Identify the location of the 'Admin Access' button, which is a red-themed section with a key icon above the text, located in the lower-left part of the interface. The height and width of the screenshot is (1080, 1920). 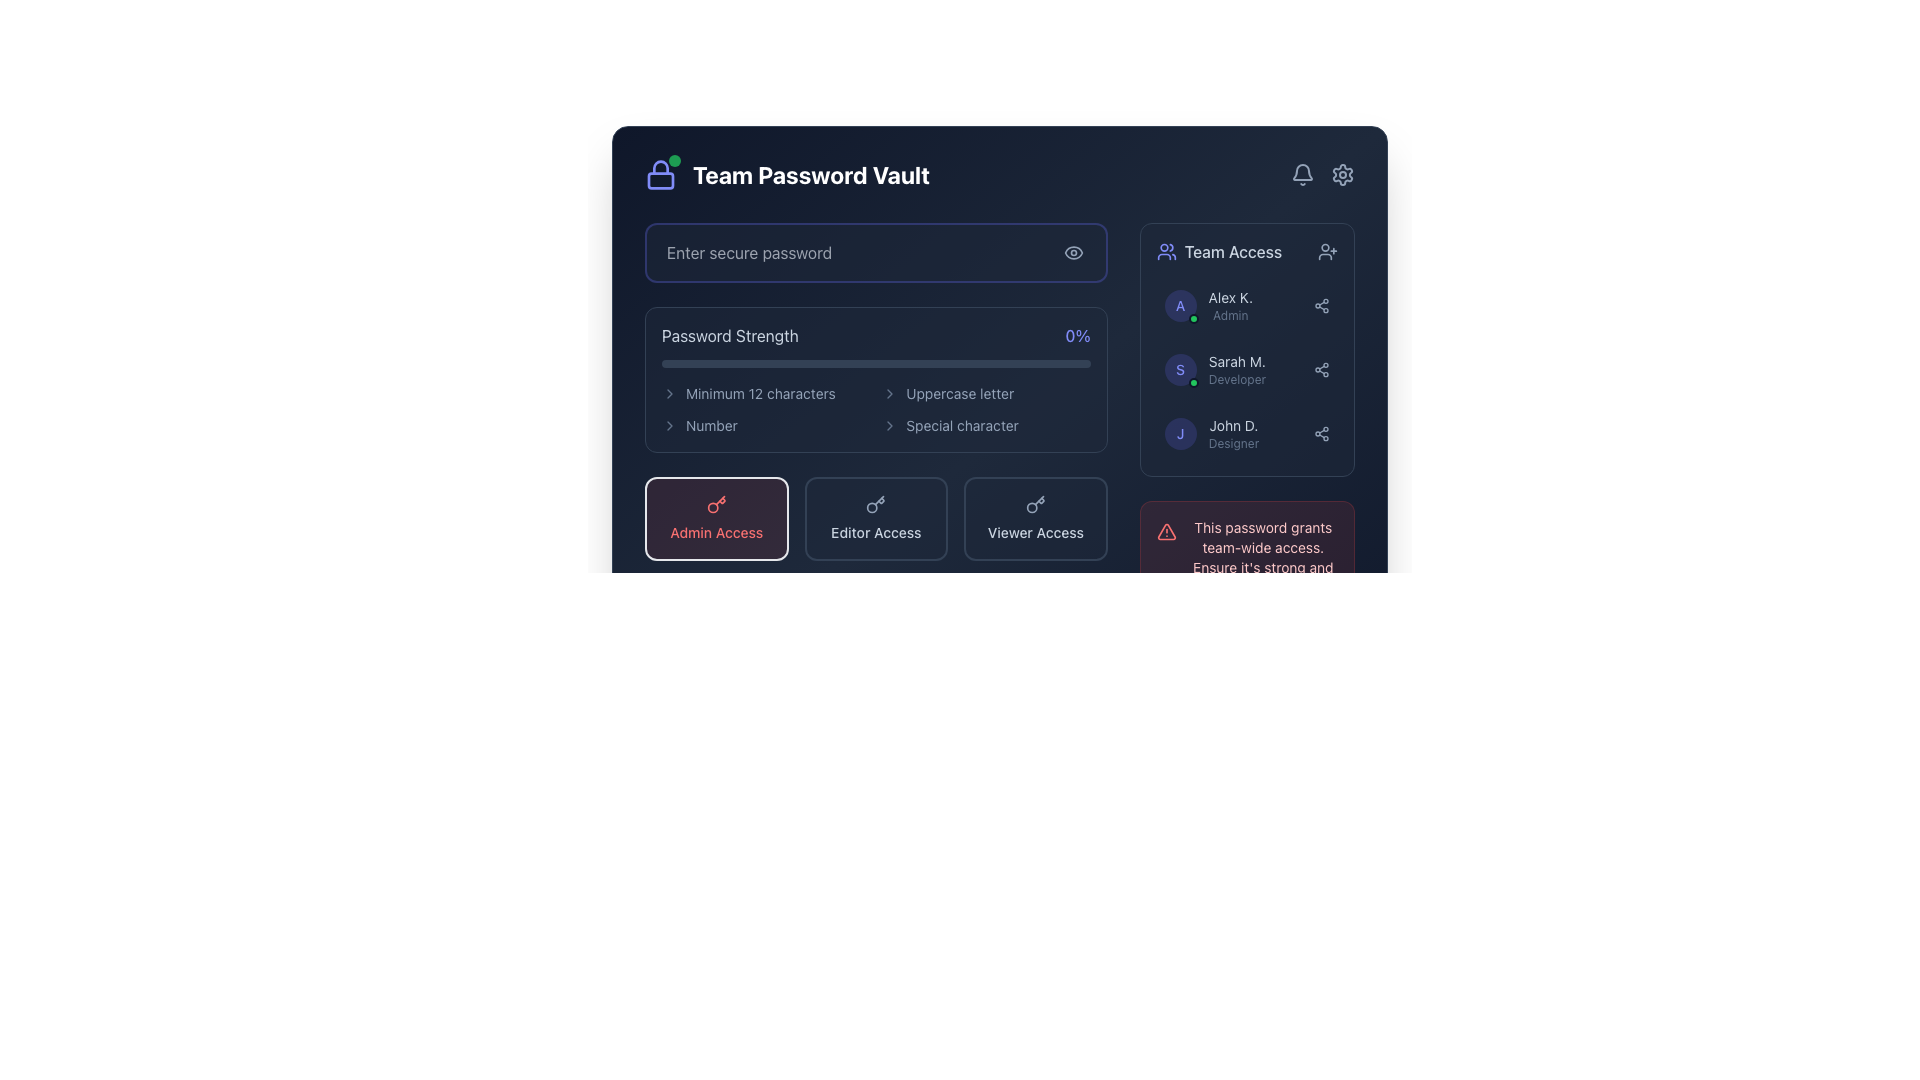
(716, 518).